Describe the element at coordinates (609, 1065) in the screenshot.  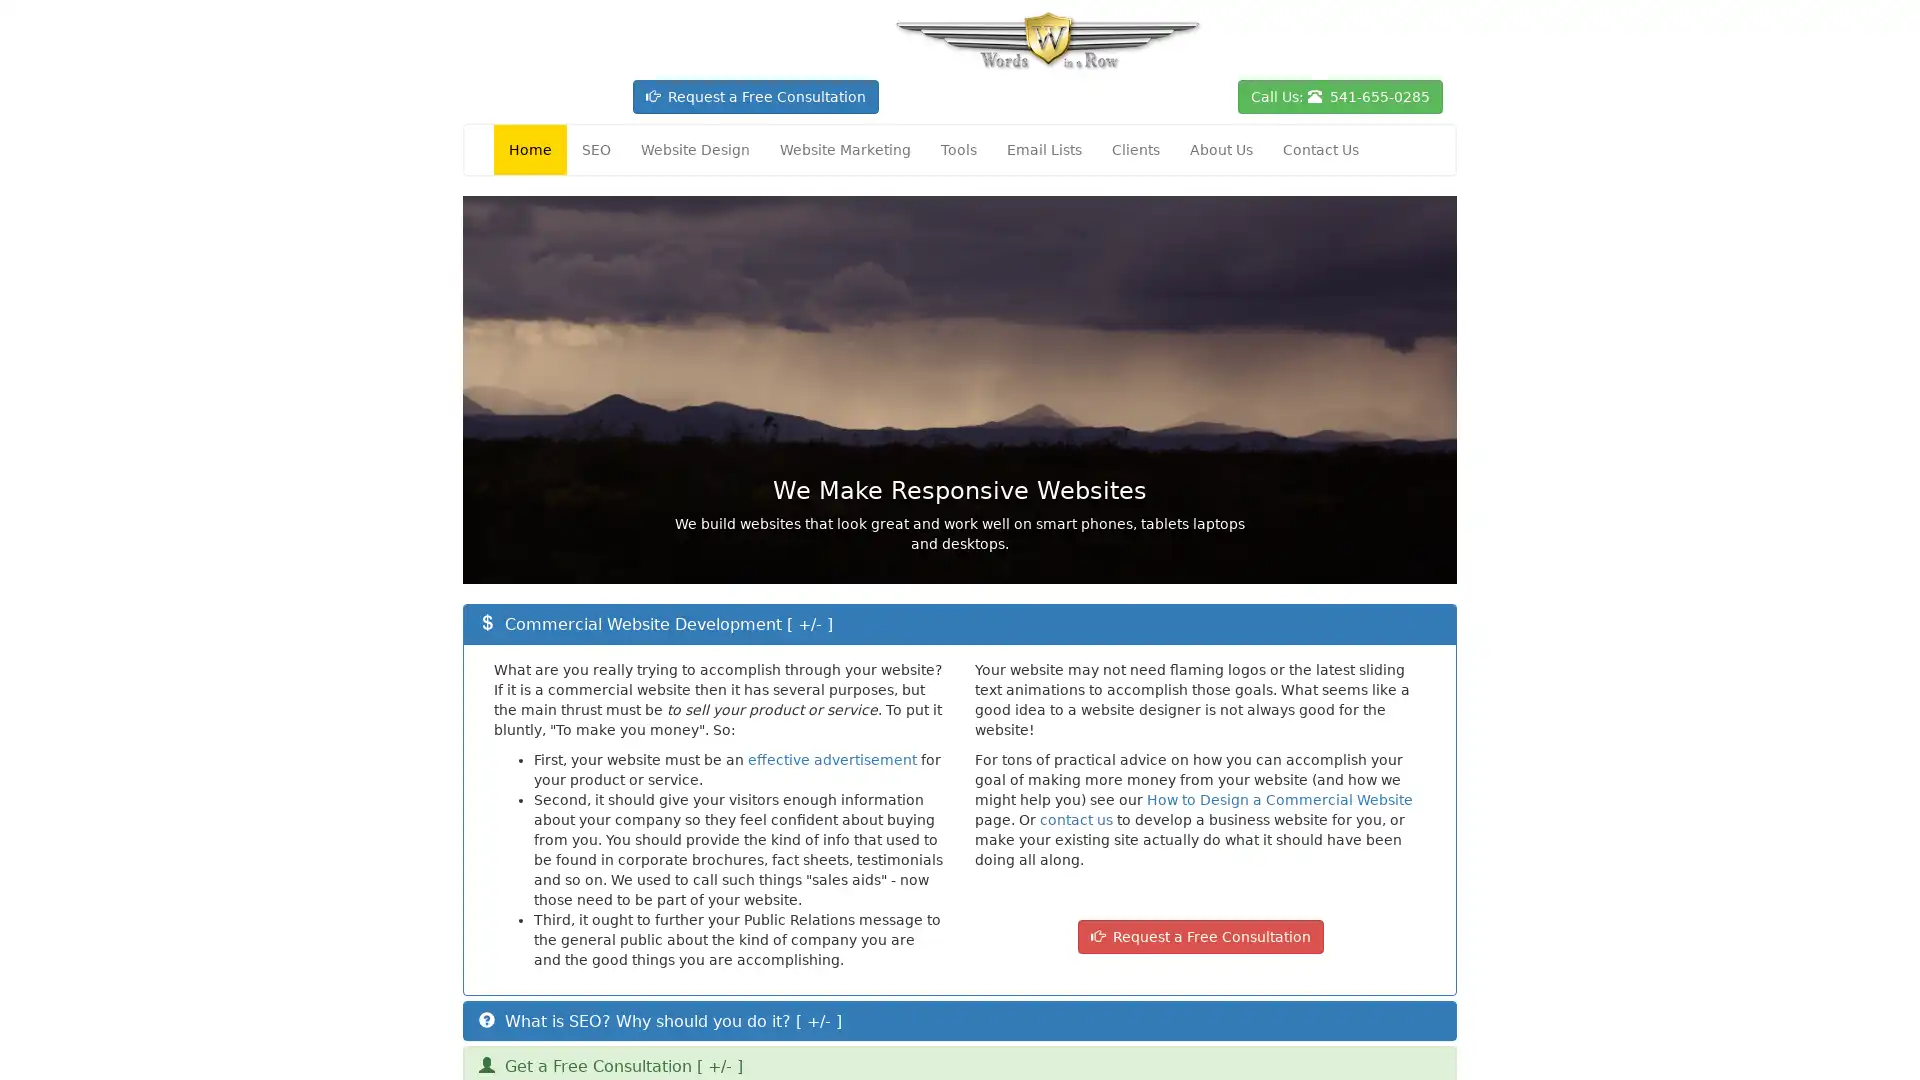
I see `Get a Free Consultation [ +/- ]` at that location.